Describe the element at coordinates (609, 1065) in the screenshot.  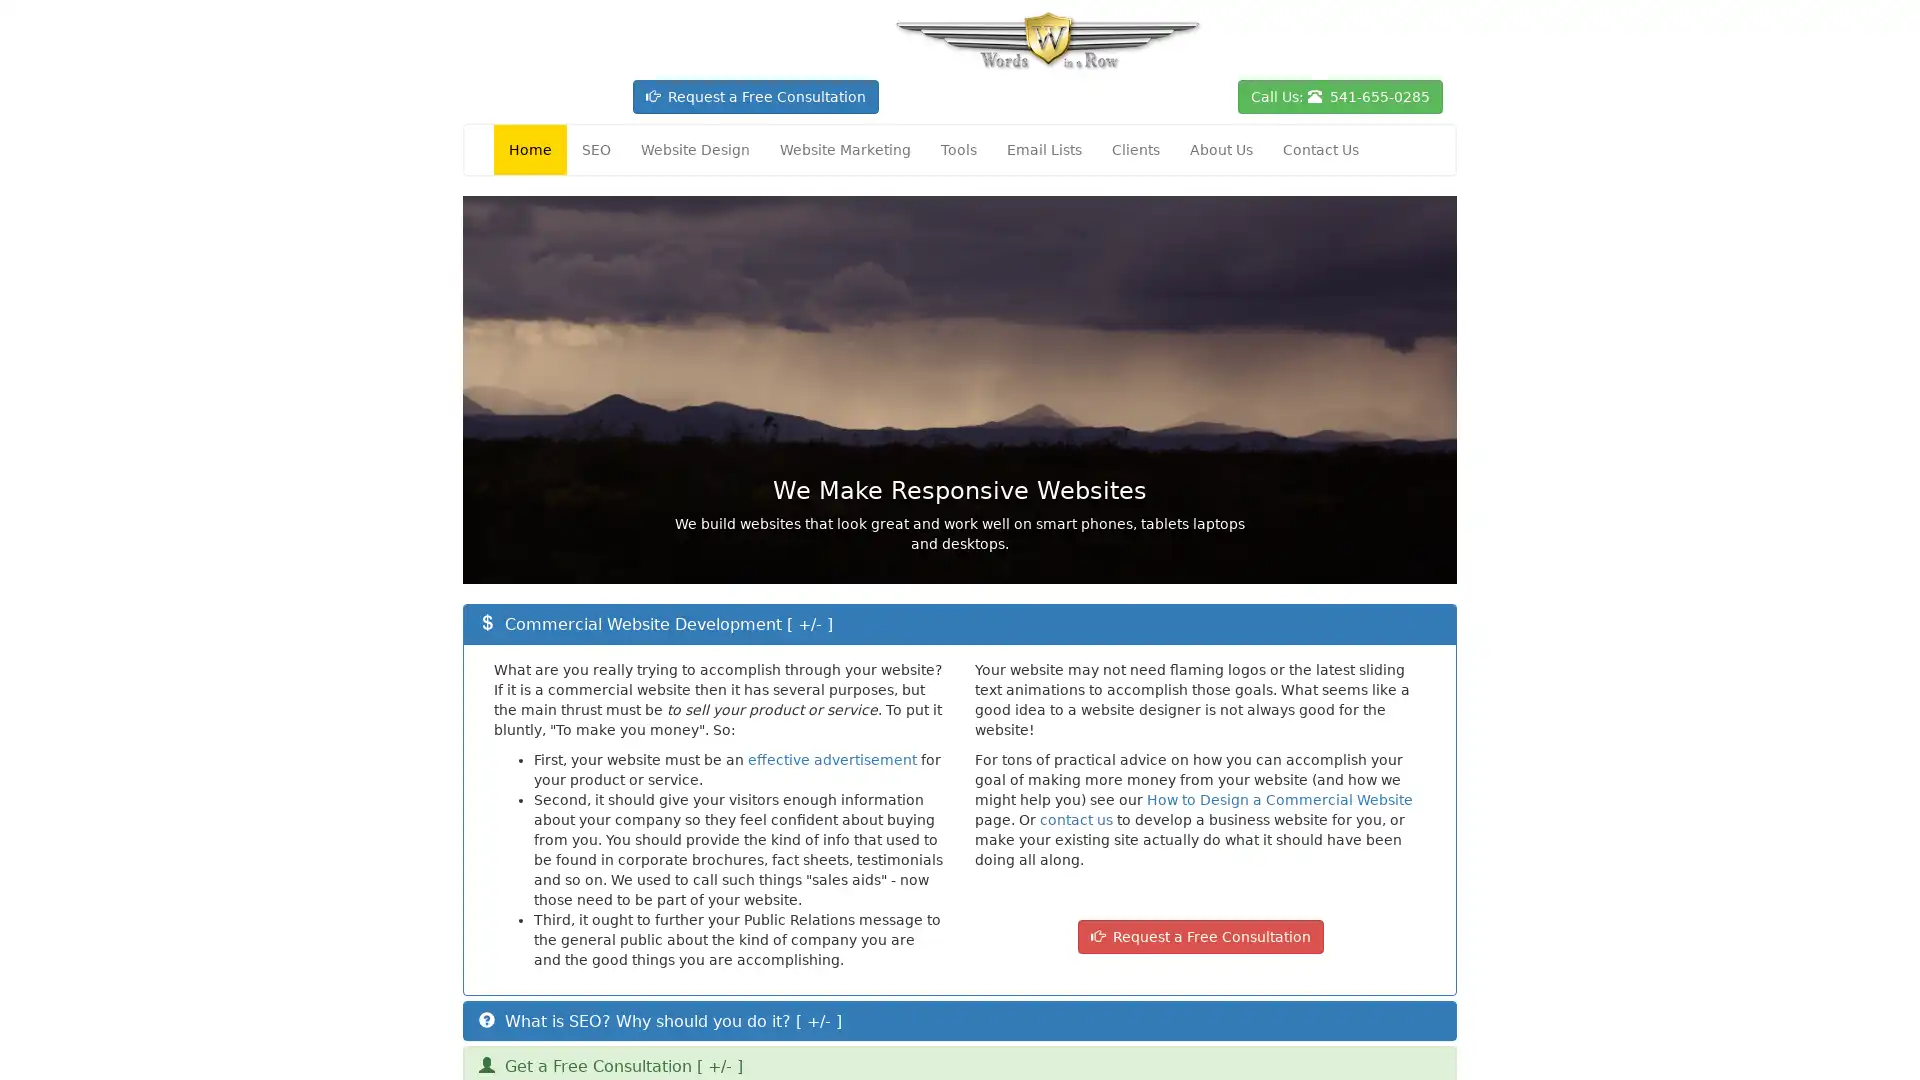
I see `Get a Free Consultation [ +/- ]` at that location.